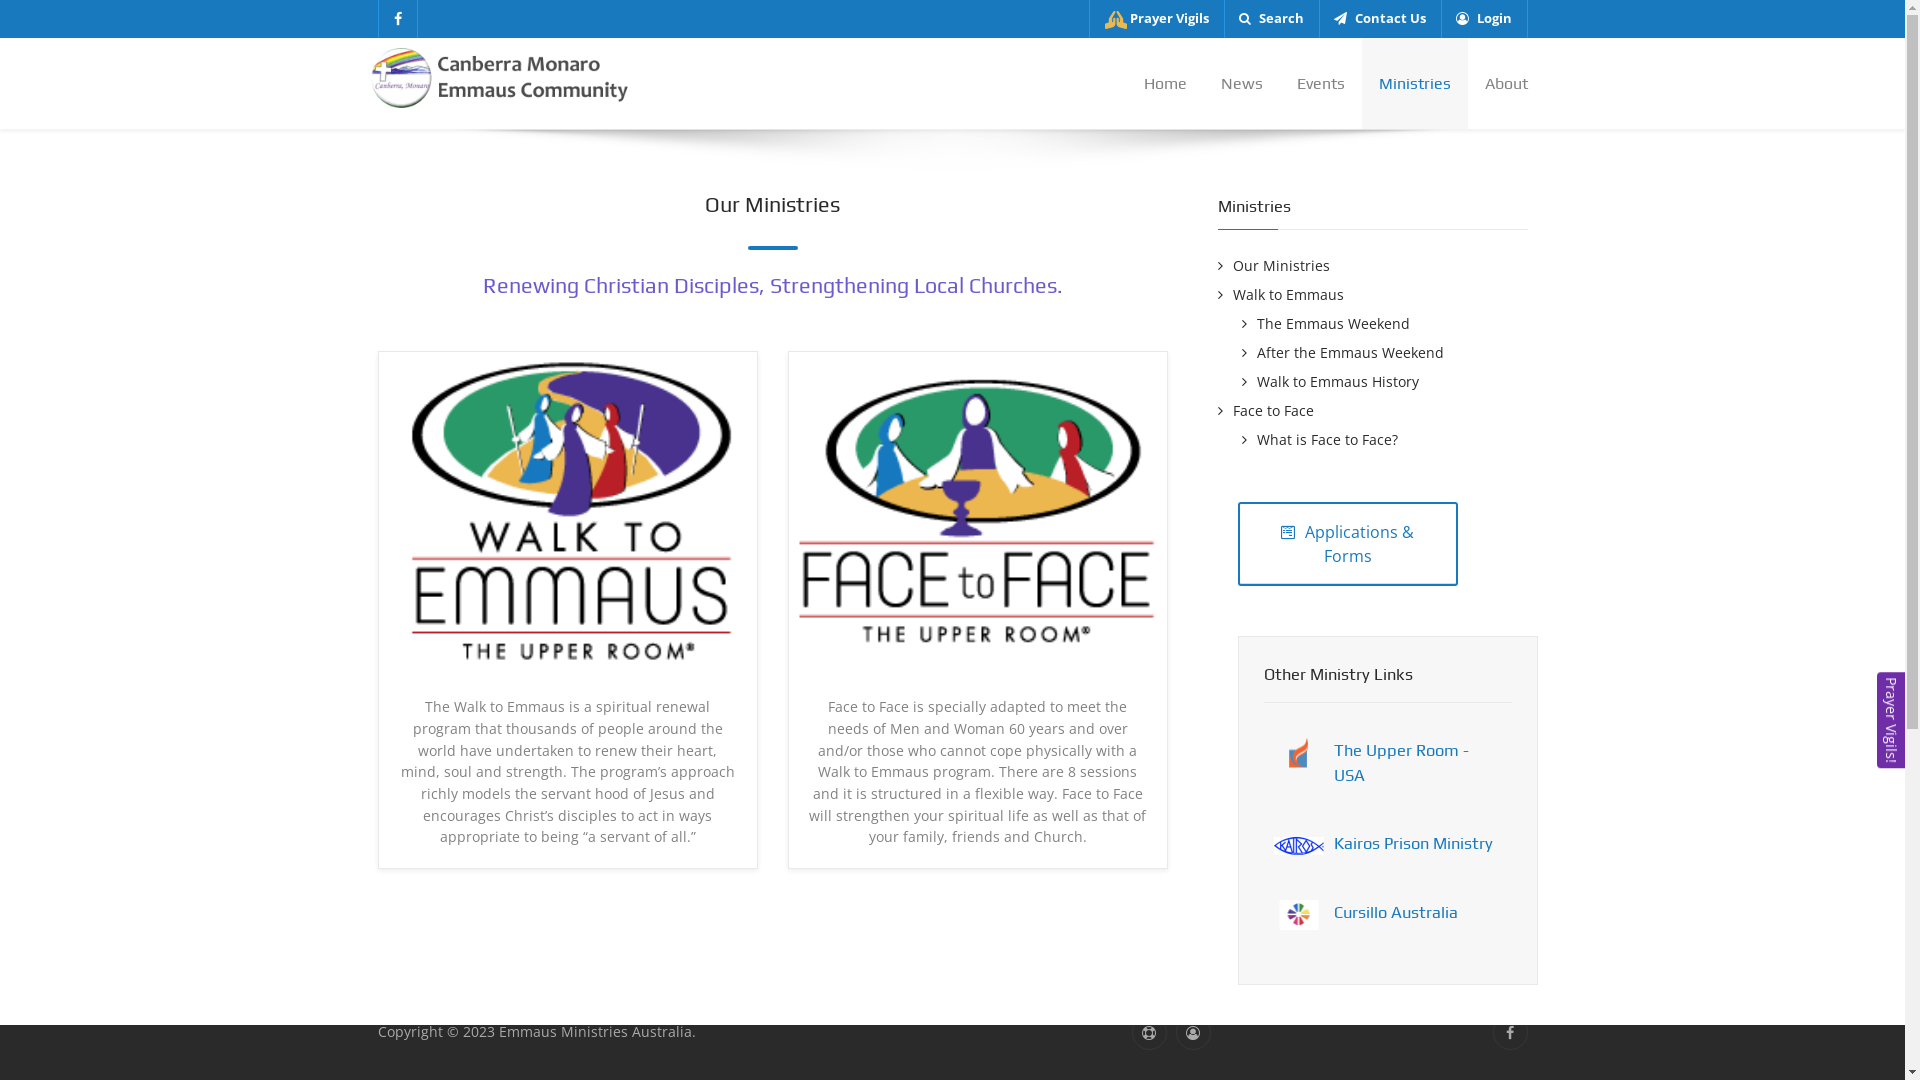 This screenshot has height=1080, width=1920. I want to click on 'Events', so click(1320, 82).